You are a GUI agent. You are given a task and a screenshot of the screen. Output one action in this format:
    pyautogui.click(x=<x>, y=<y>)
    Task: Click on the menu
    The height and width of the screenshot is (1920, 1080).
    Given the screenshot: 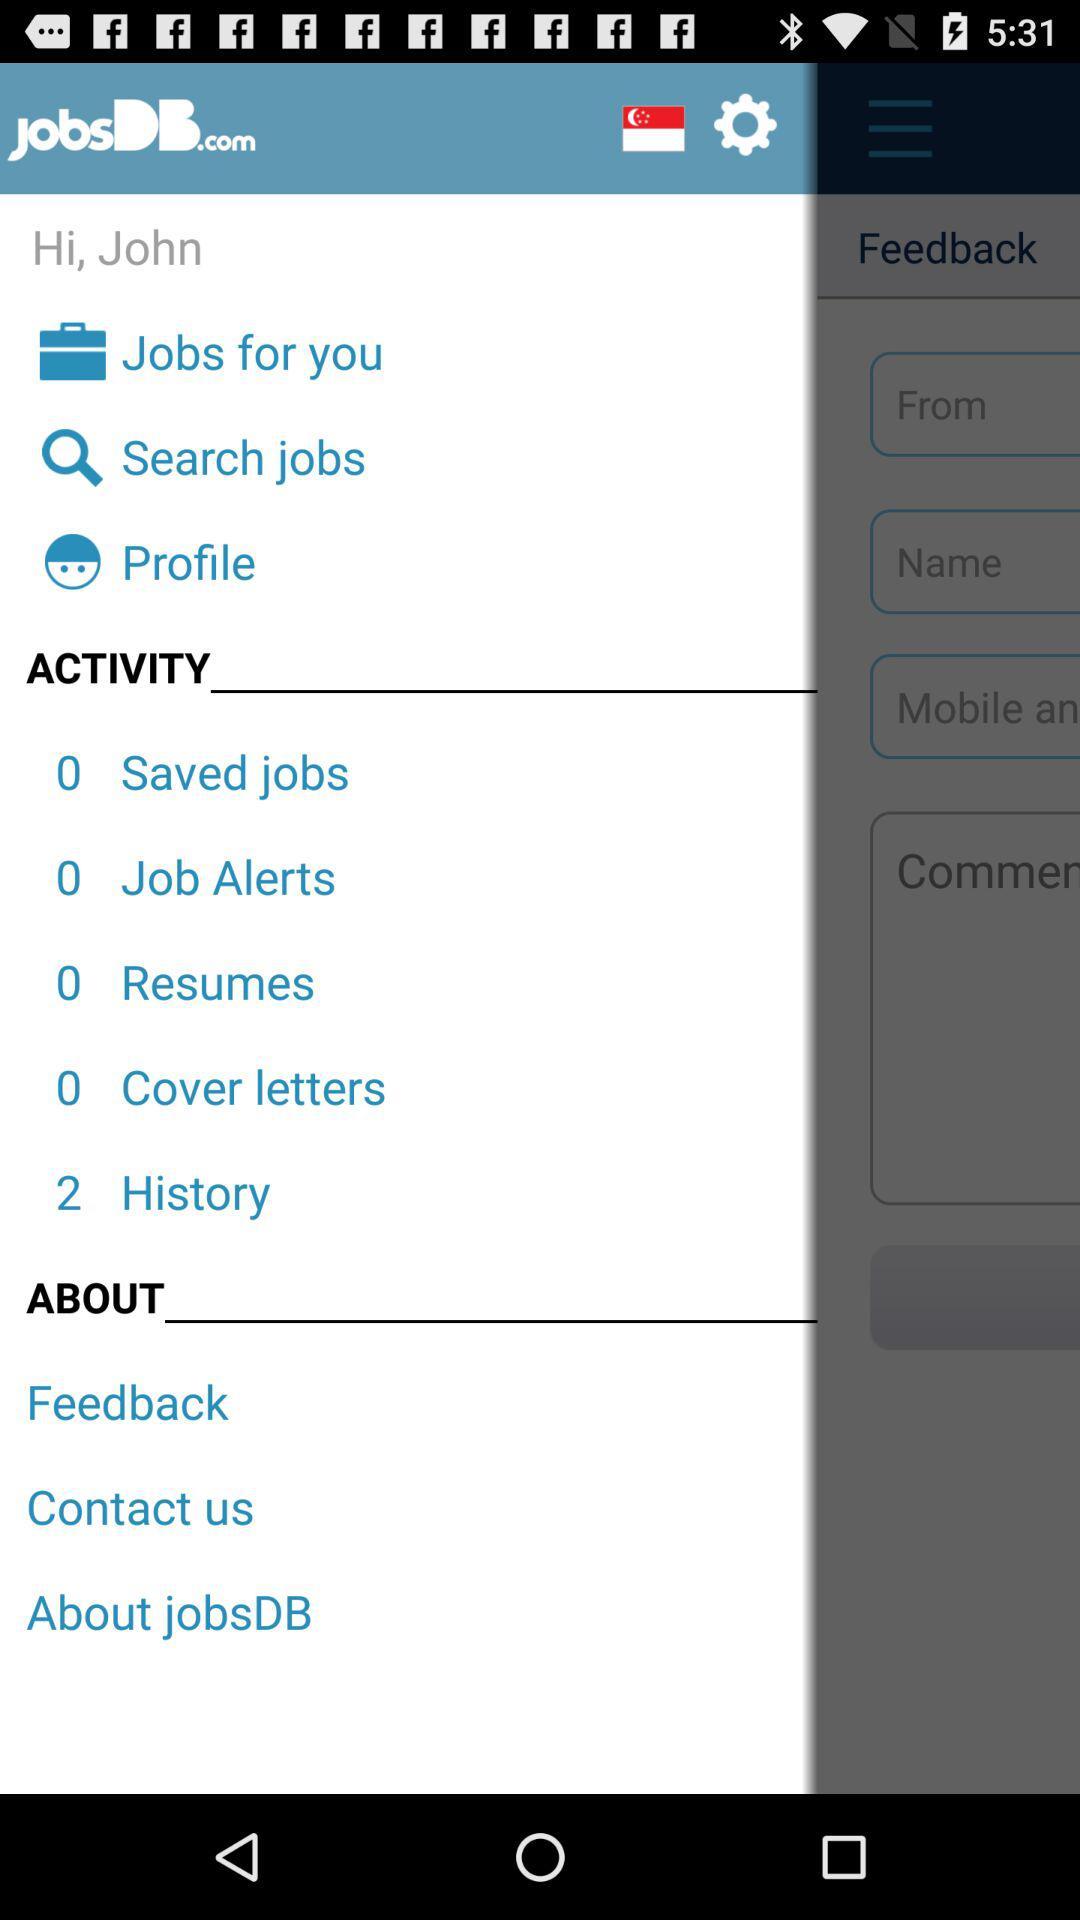 What is the action you would take?
    pyautogui.click(x=888, y=128)
    